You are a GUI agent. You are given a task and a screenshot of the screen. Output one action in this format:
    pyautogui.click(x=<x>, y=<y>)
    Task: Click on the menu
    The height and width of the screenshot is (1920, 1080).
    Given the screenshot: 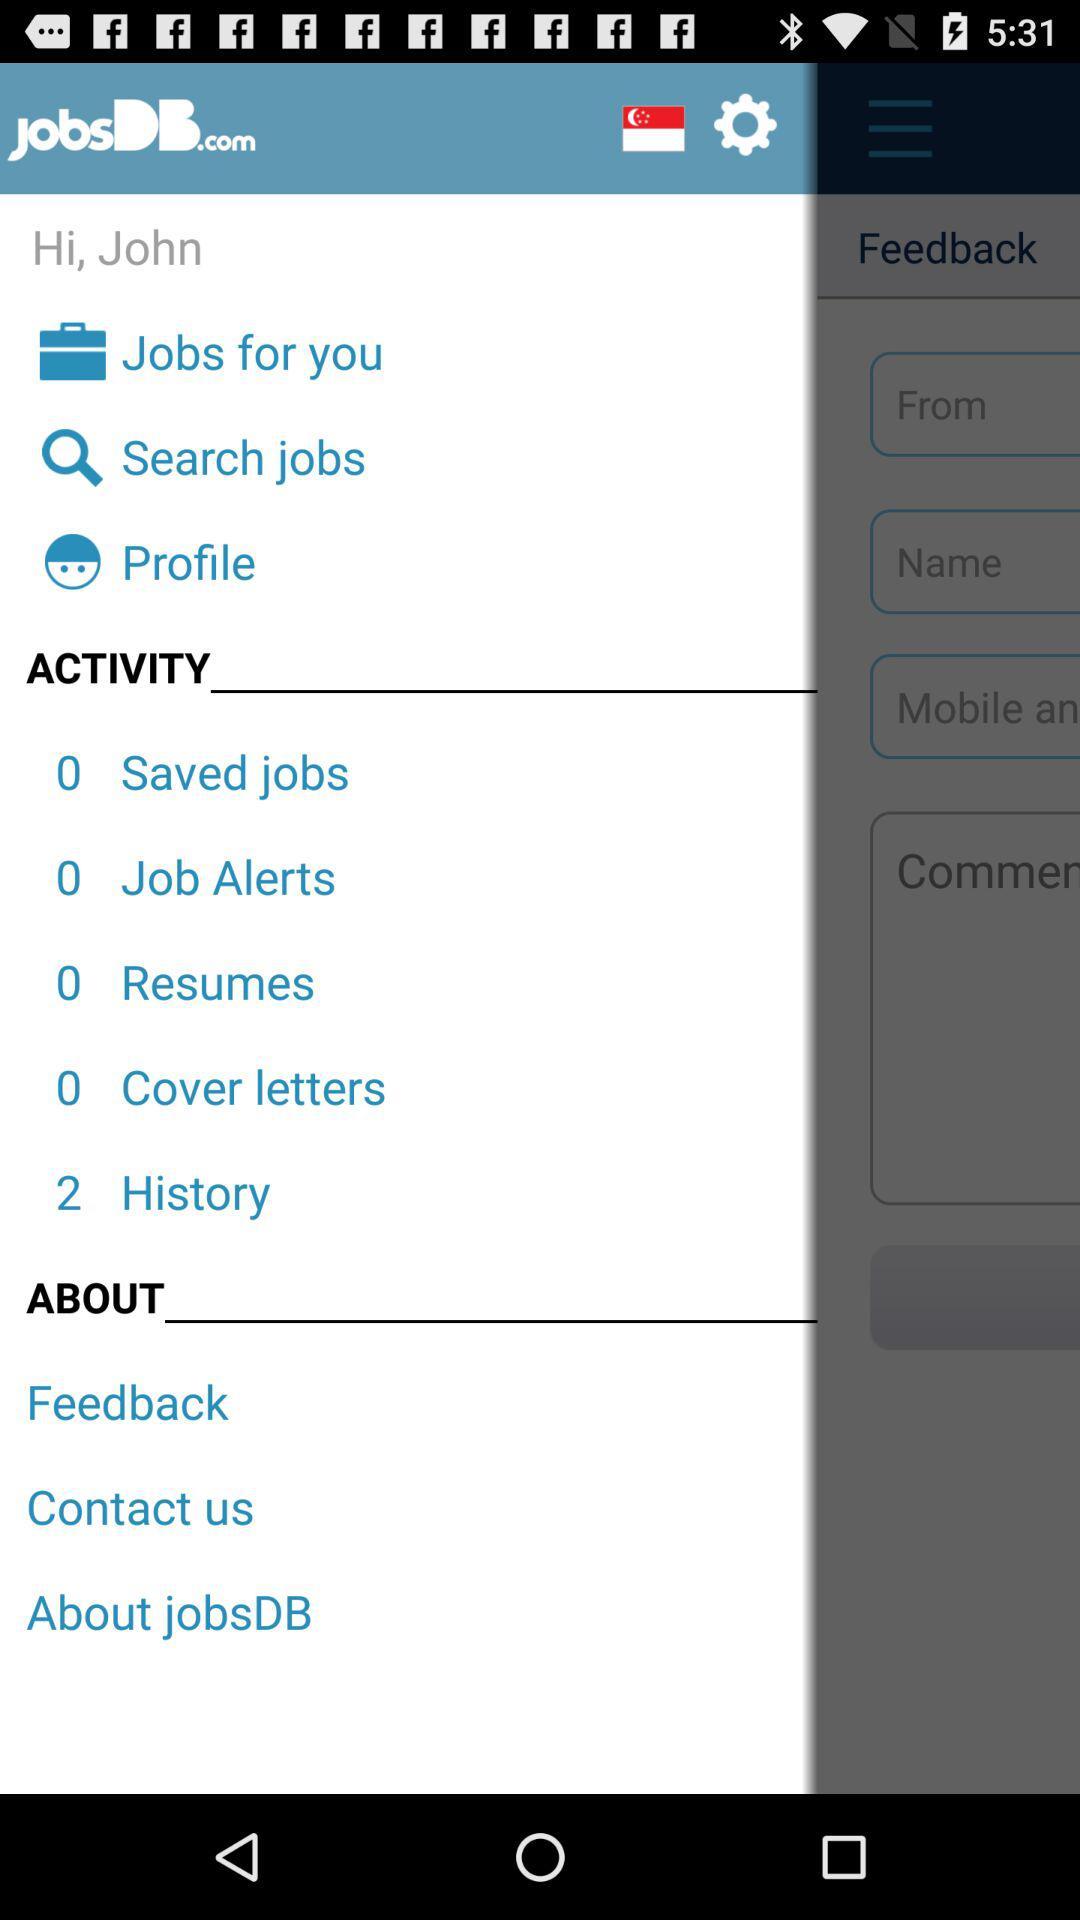 What is the action you would take?
    pyautogui.click(x=888, y=128)
    